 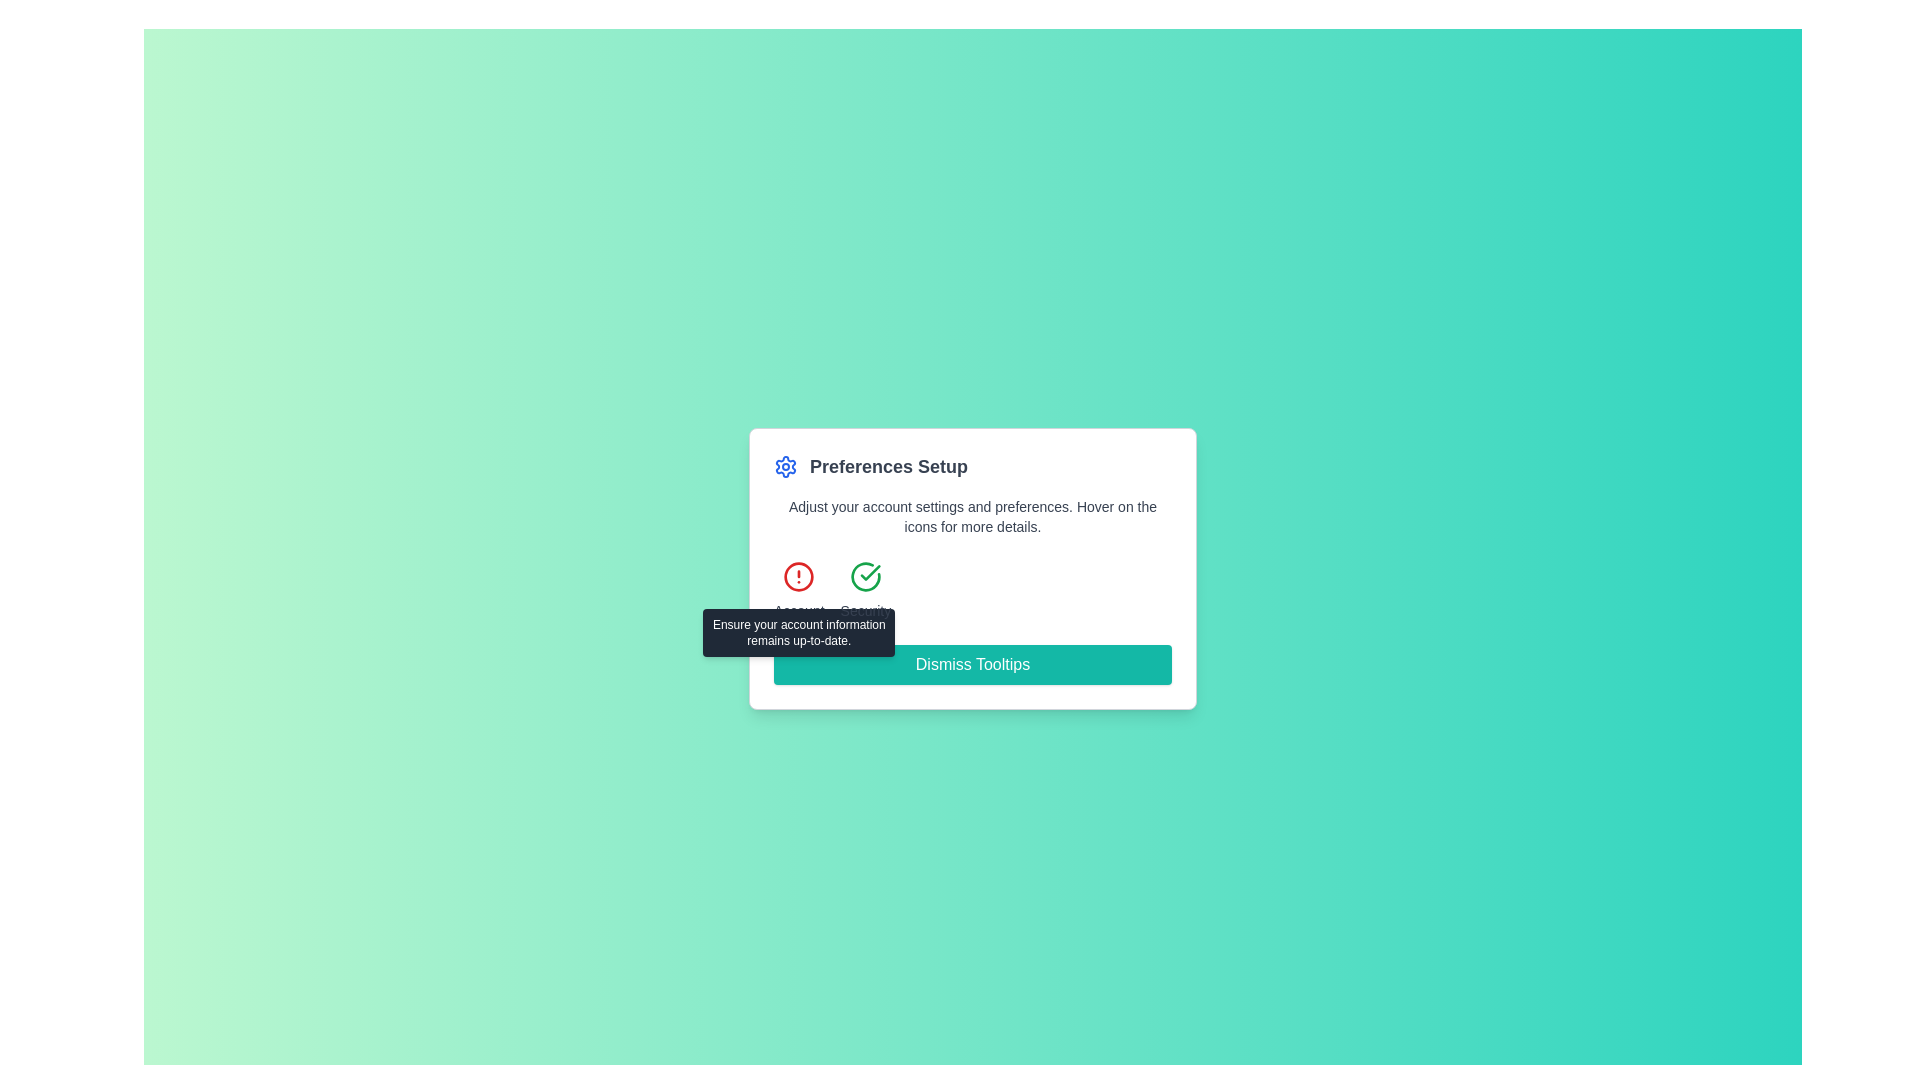 What do you see at coordinates (865, 577) in the screenshot?
I see `the circular green check mark icon indicating 'Security' status, located in the middle of the pop-up interface` at bounding box center [865, 577].